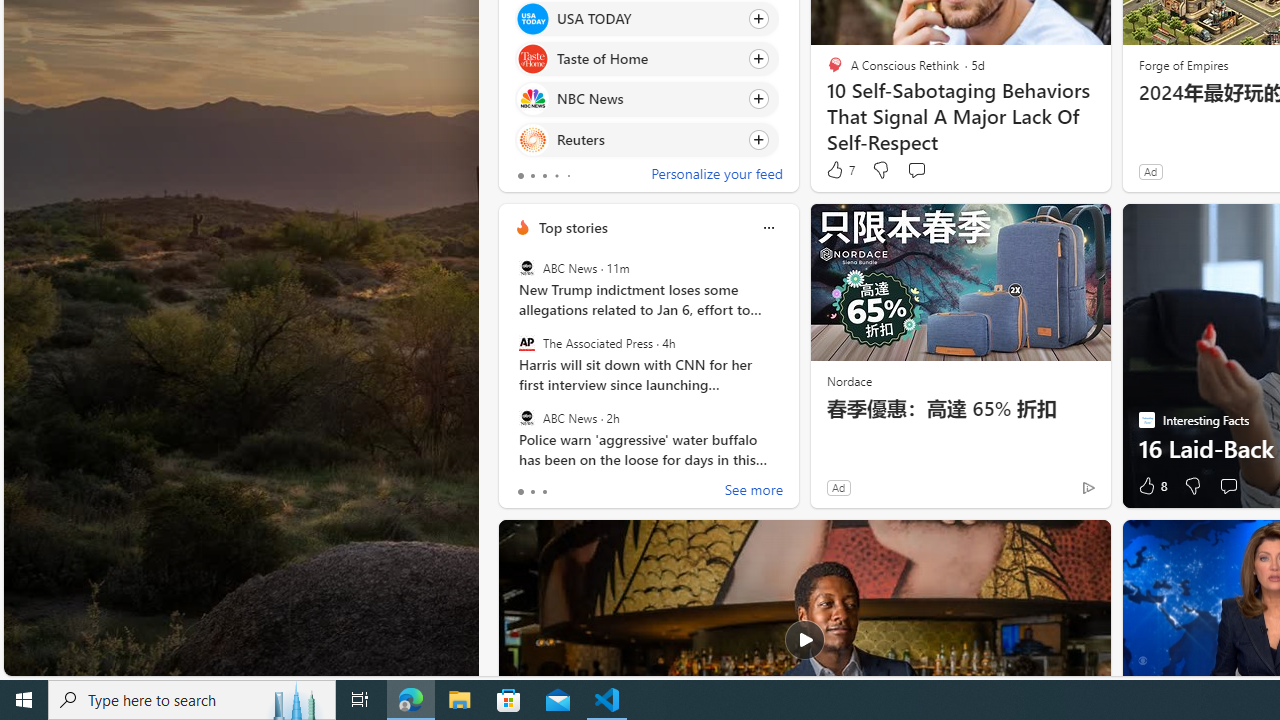 This screenshot has height=720, width=1280. Describe the element at coordinates (526, 416) in the screenshot. I see `'ABC News'` at that location.